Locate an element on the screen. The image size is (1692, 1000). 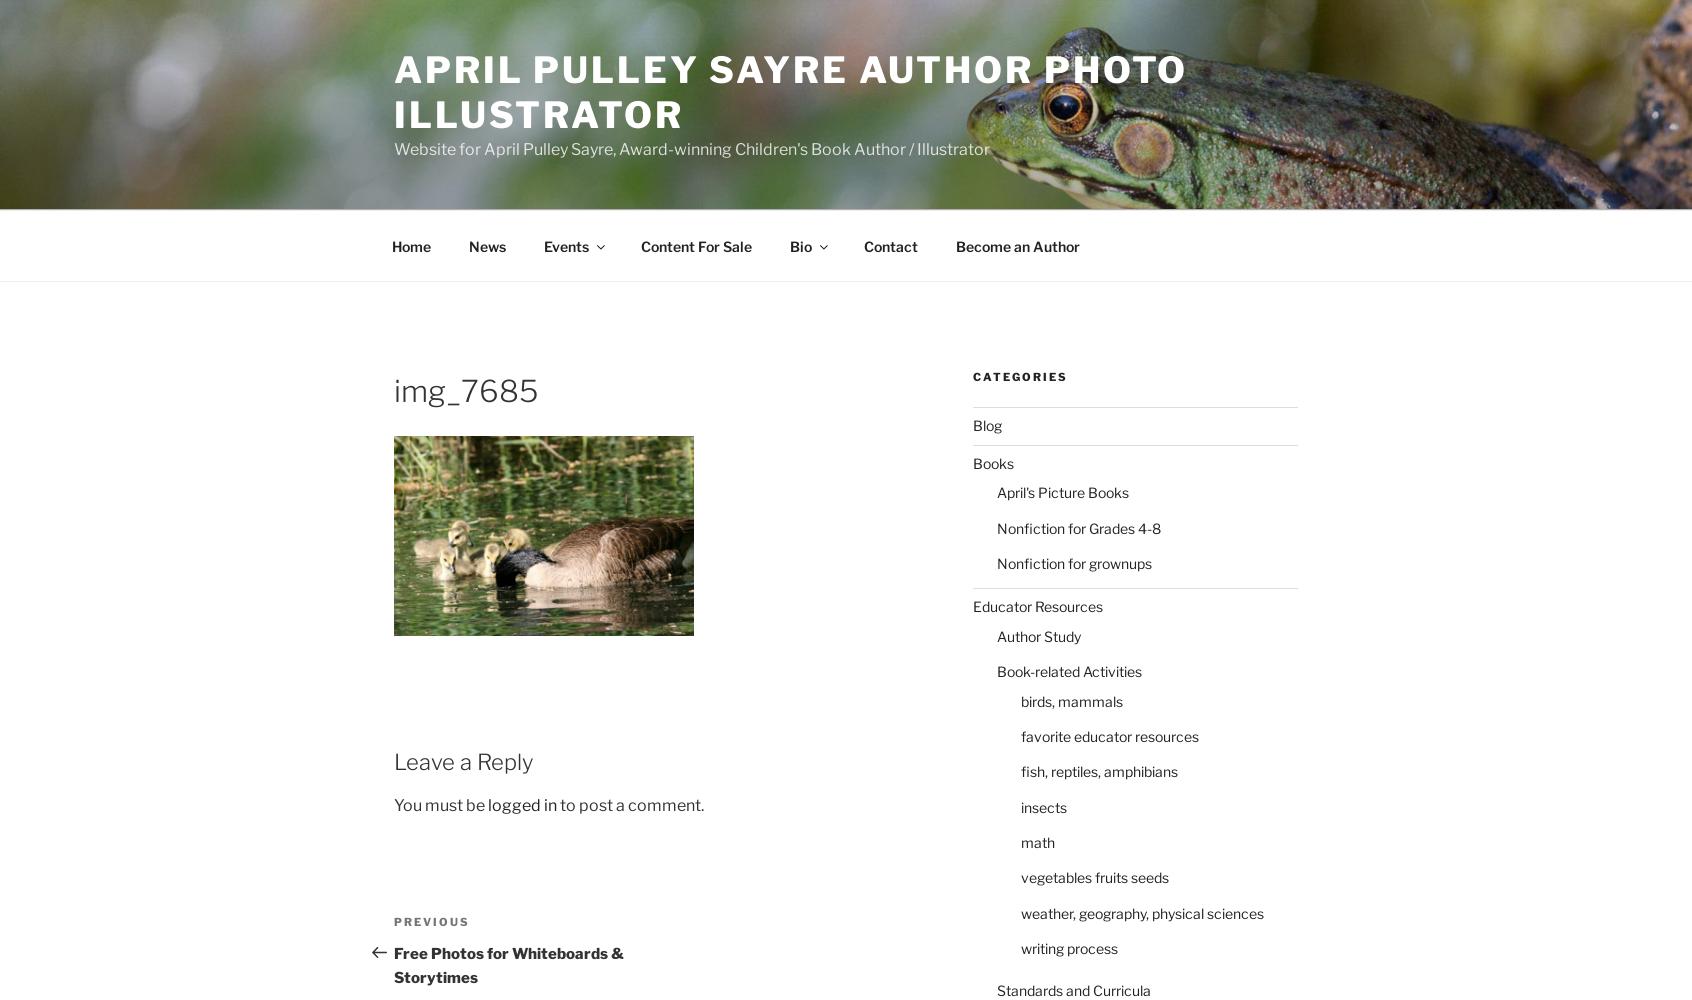
'Free Photos for Whiteboards & Storytimes' is located at coordinates (508, 964).